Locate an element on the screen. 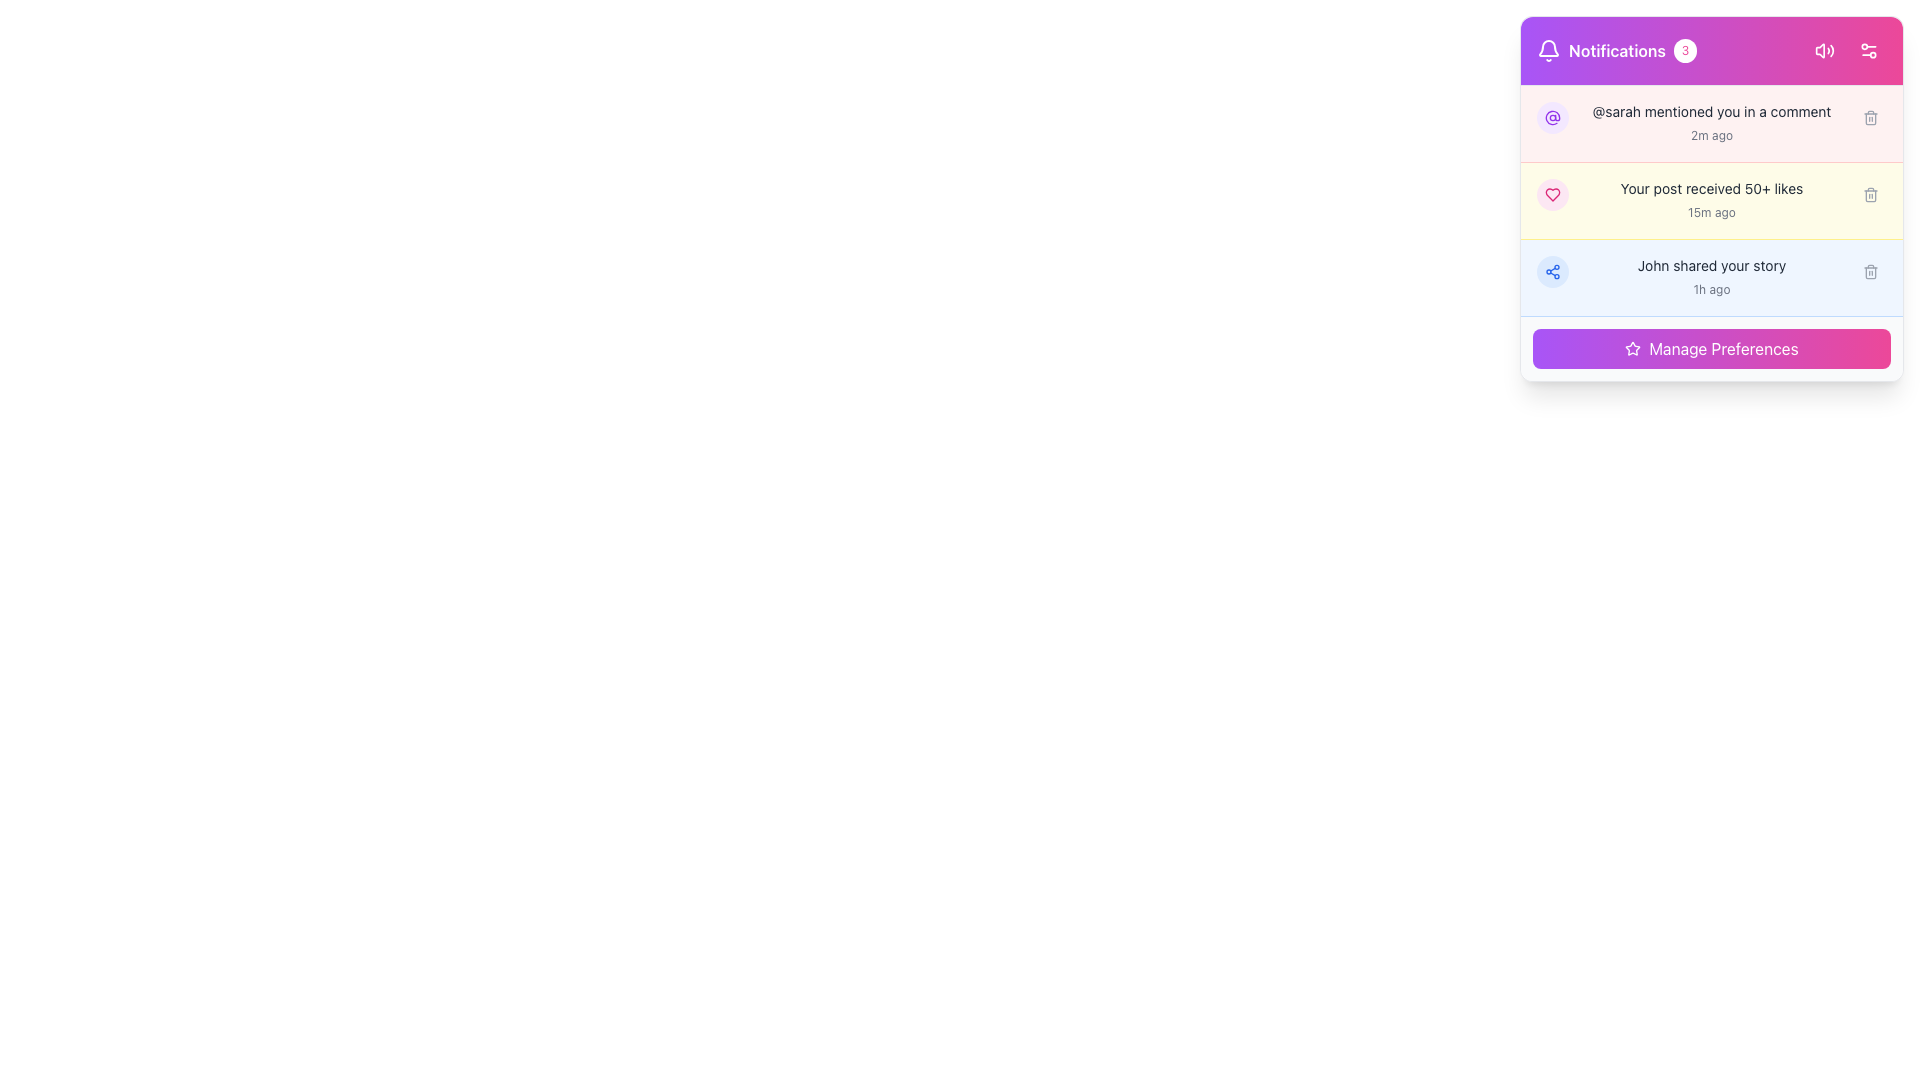 The height and width of the screenshot is (1080, 1920). the settings icon located at the top-right corner of the notification panel within the rounded pink button labeled 'Notification settings' is located at coordinates (1867, 49).